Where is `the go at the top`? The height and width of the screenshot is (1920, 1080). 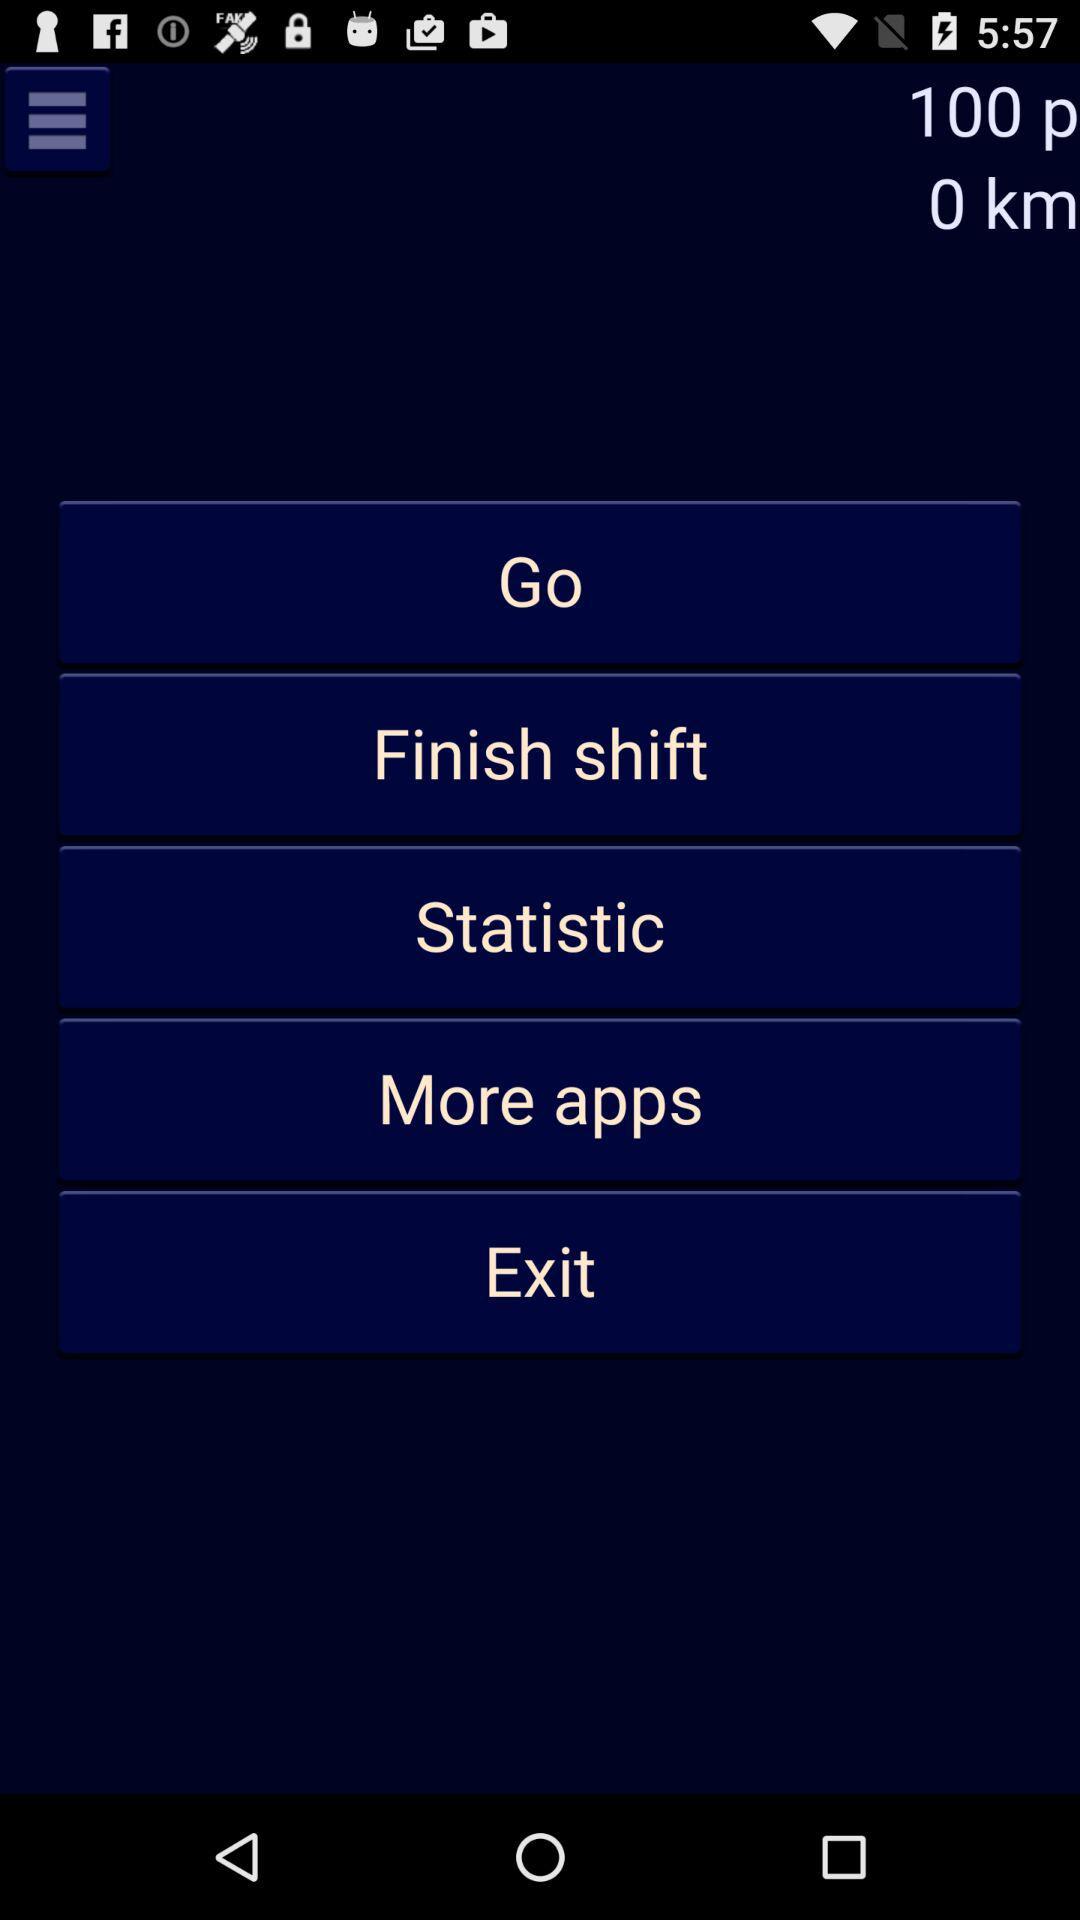 the go at the top is located at coordinates (540, 582).